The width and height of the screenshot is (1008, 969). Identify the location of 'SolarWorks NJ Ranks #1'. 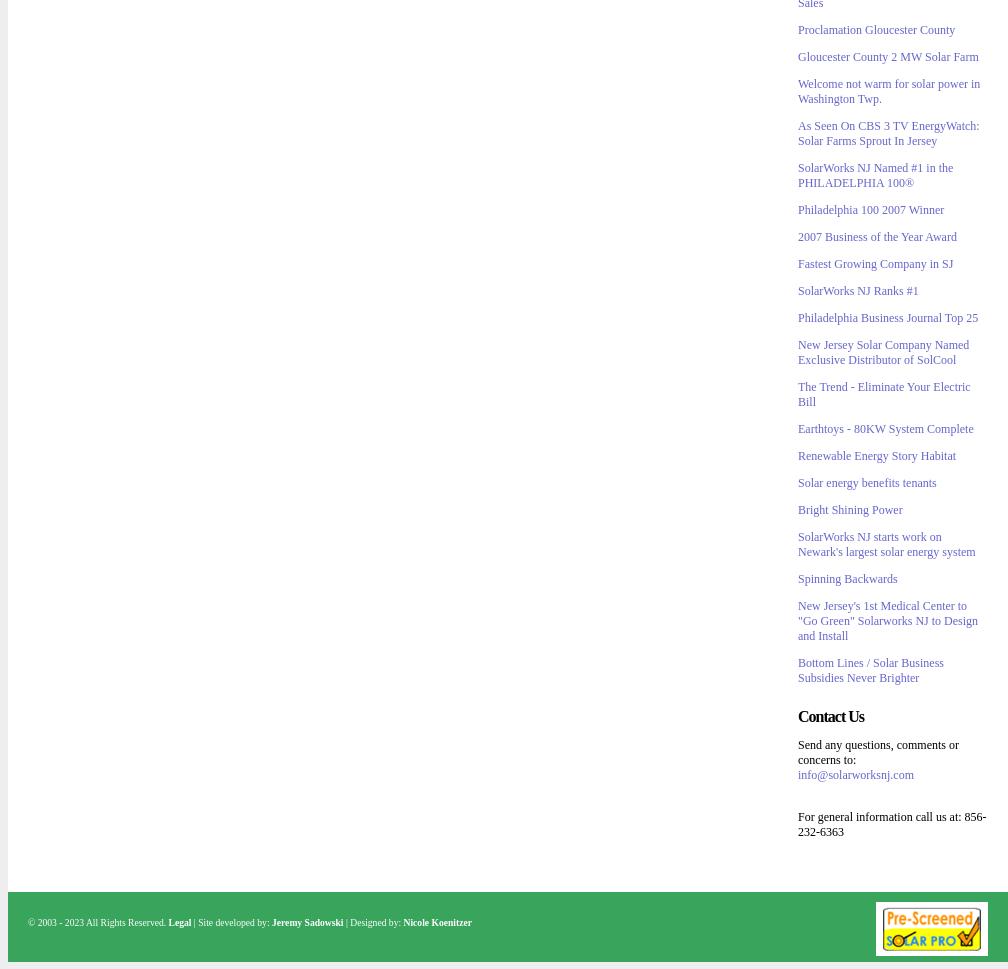
(858, 290).